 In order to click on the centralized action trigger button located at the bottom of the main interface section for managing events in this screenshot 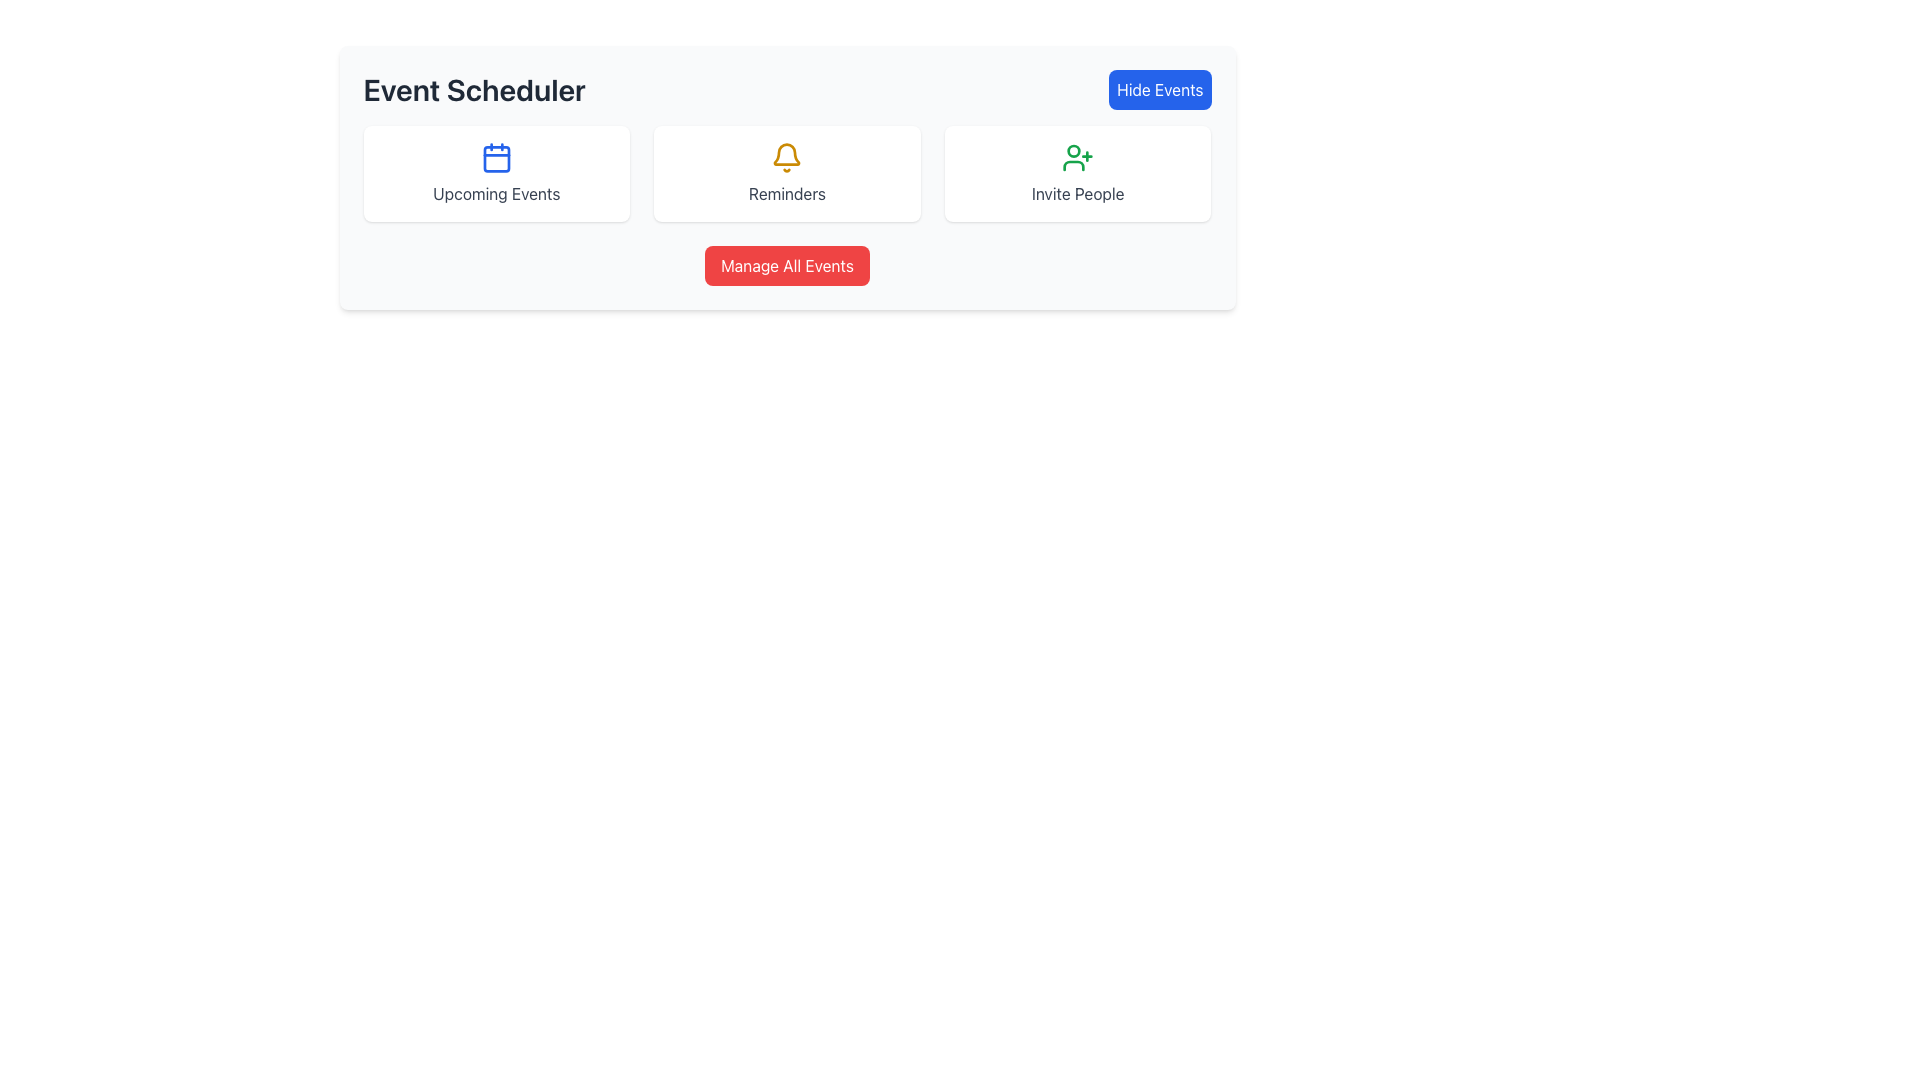, I will do `click(786, 265)`.